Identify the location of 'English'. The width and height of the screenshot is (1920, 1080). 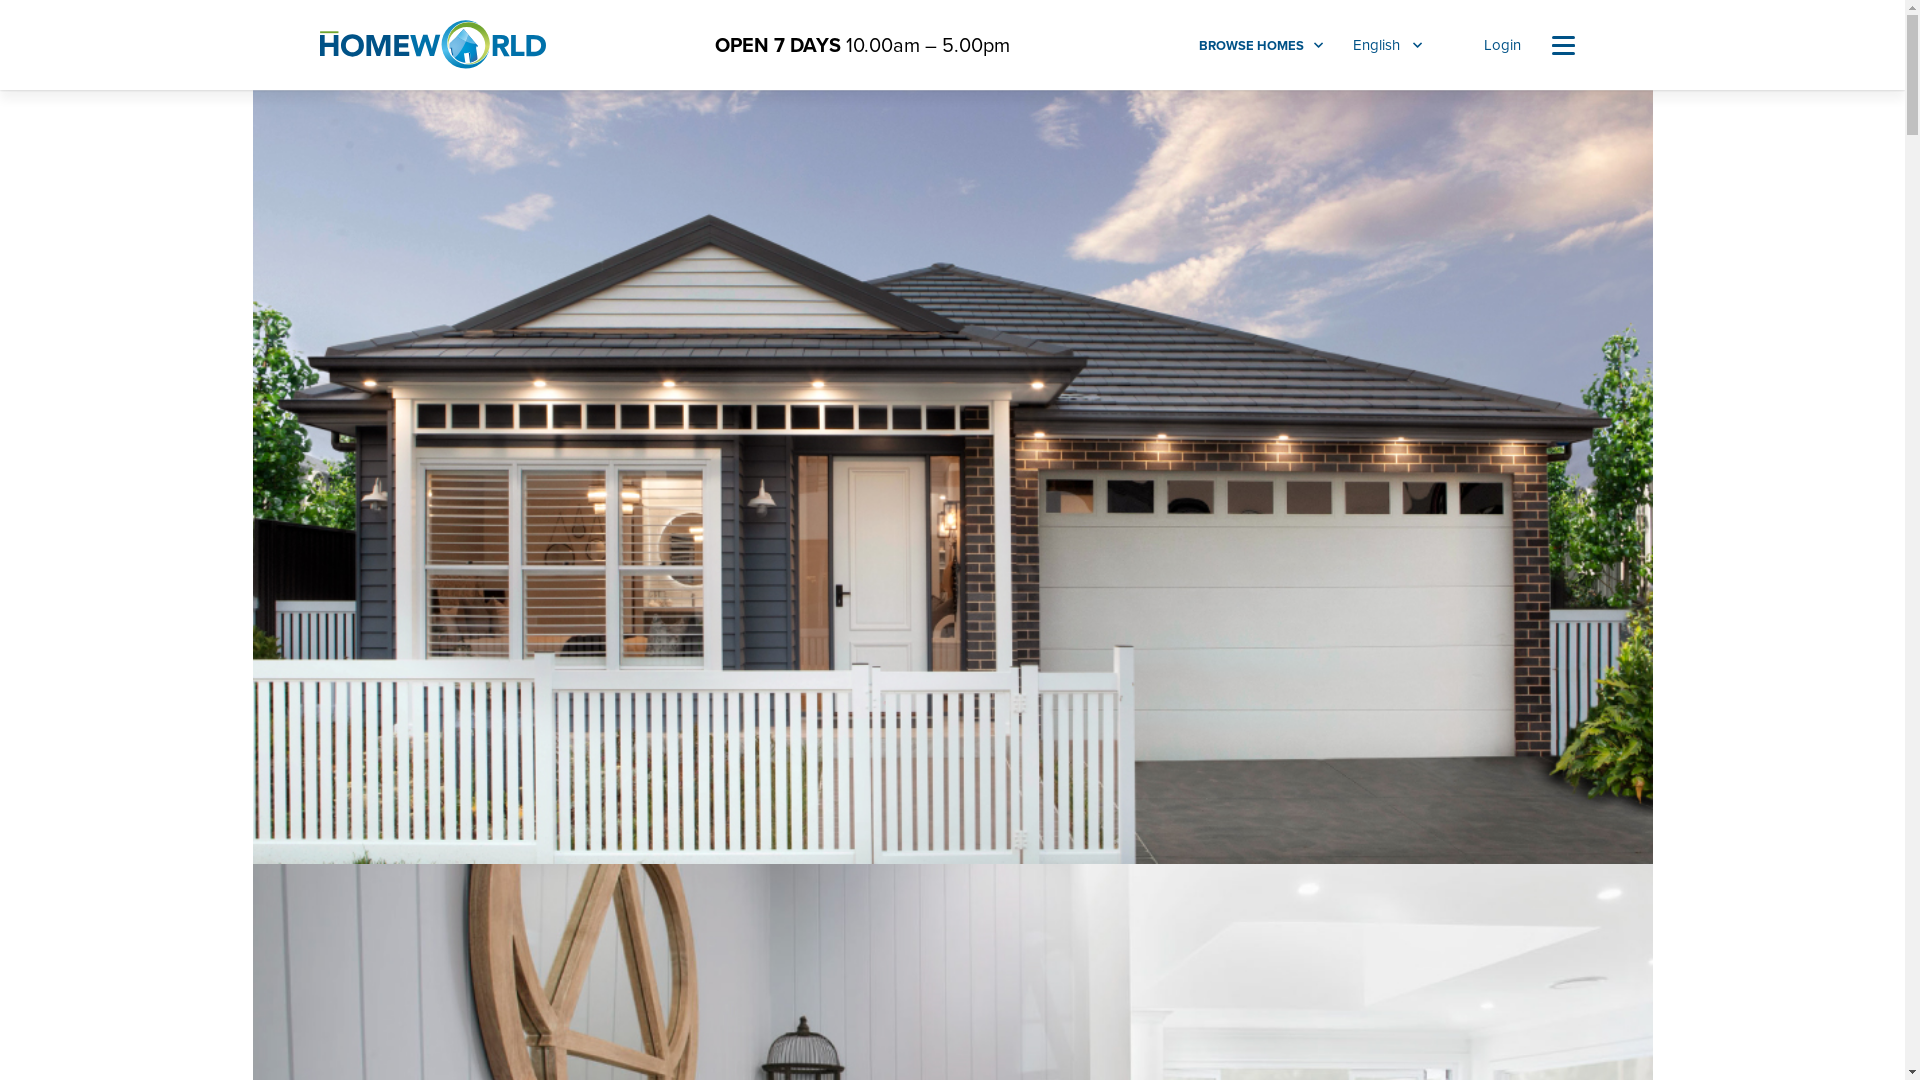
(1386, 45).